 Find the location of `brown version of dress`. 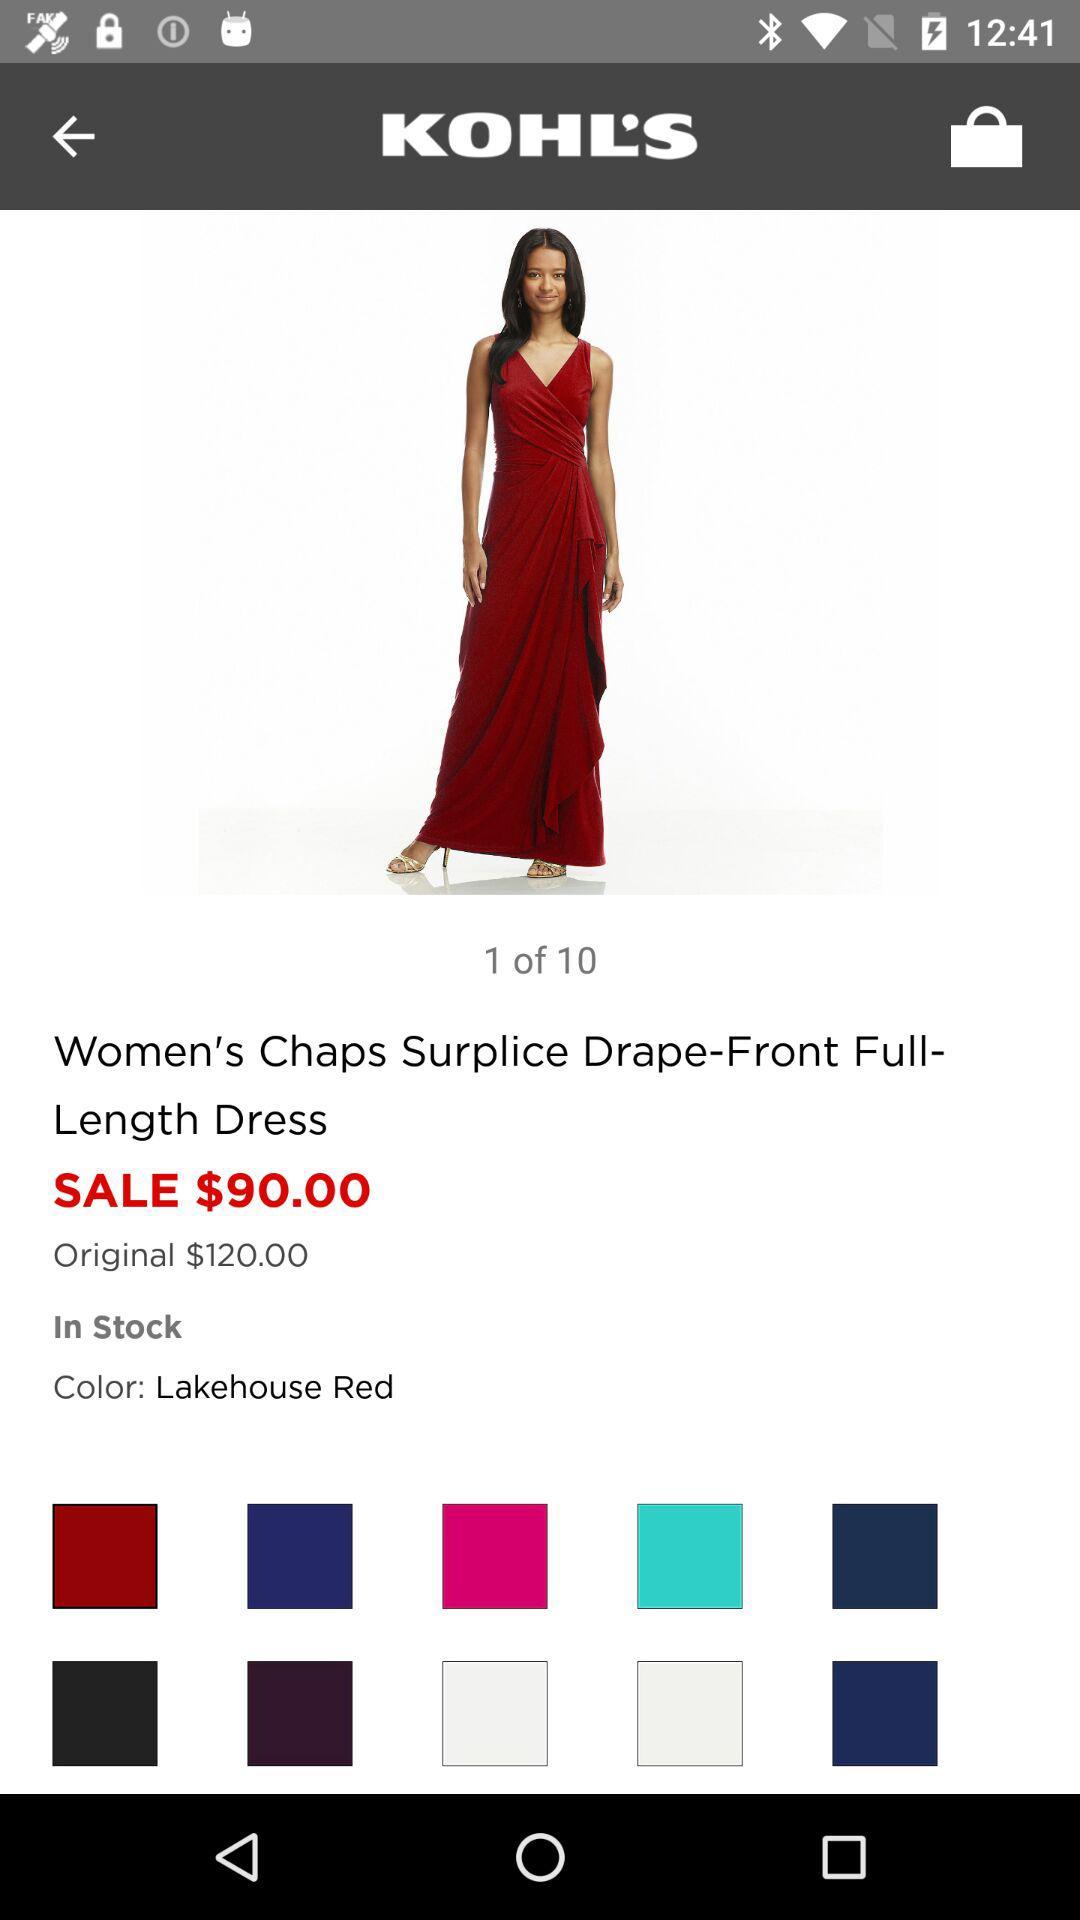

brown version of dress is located at coordinates (300, 1712).